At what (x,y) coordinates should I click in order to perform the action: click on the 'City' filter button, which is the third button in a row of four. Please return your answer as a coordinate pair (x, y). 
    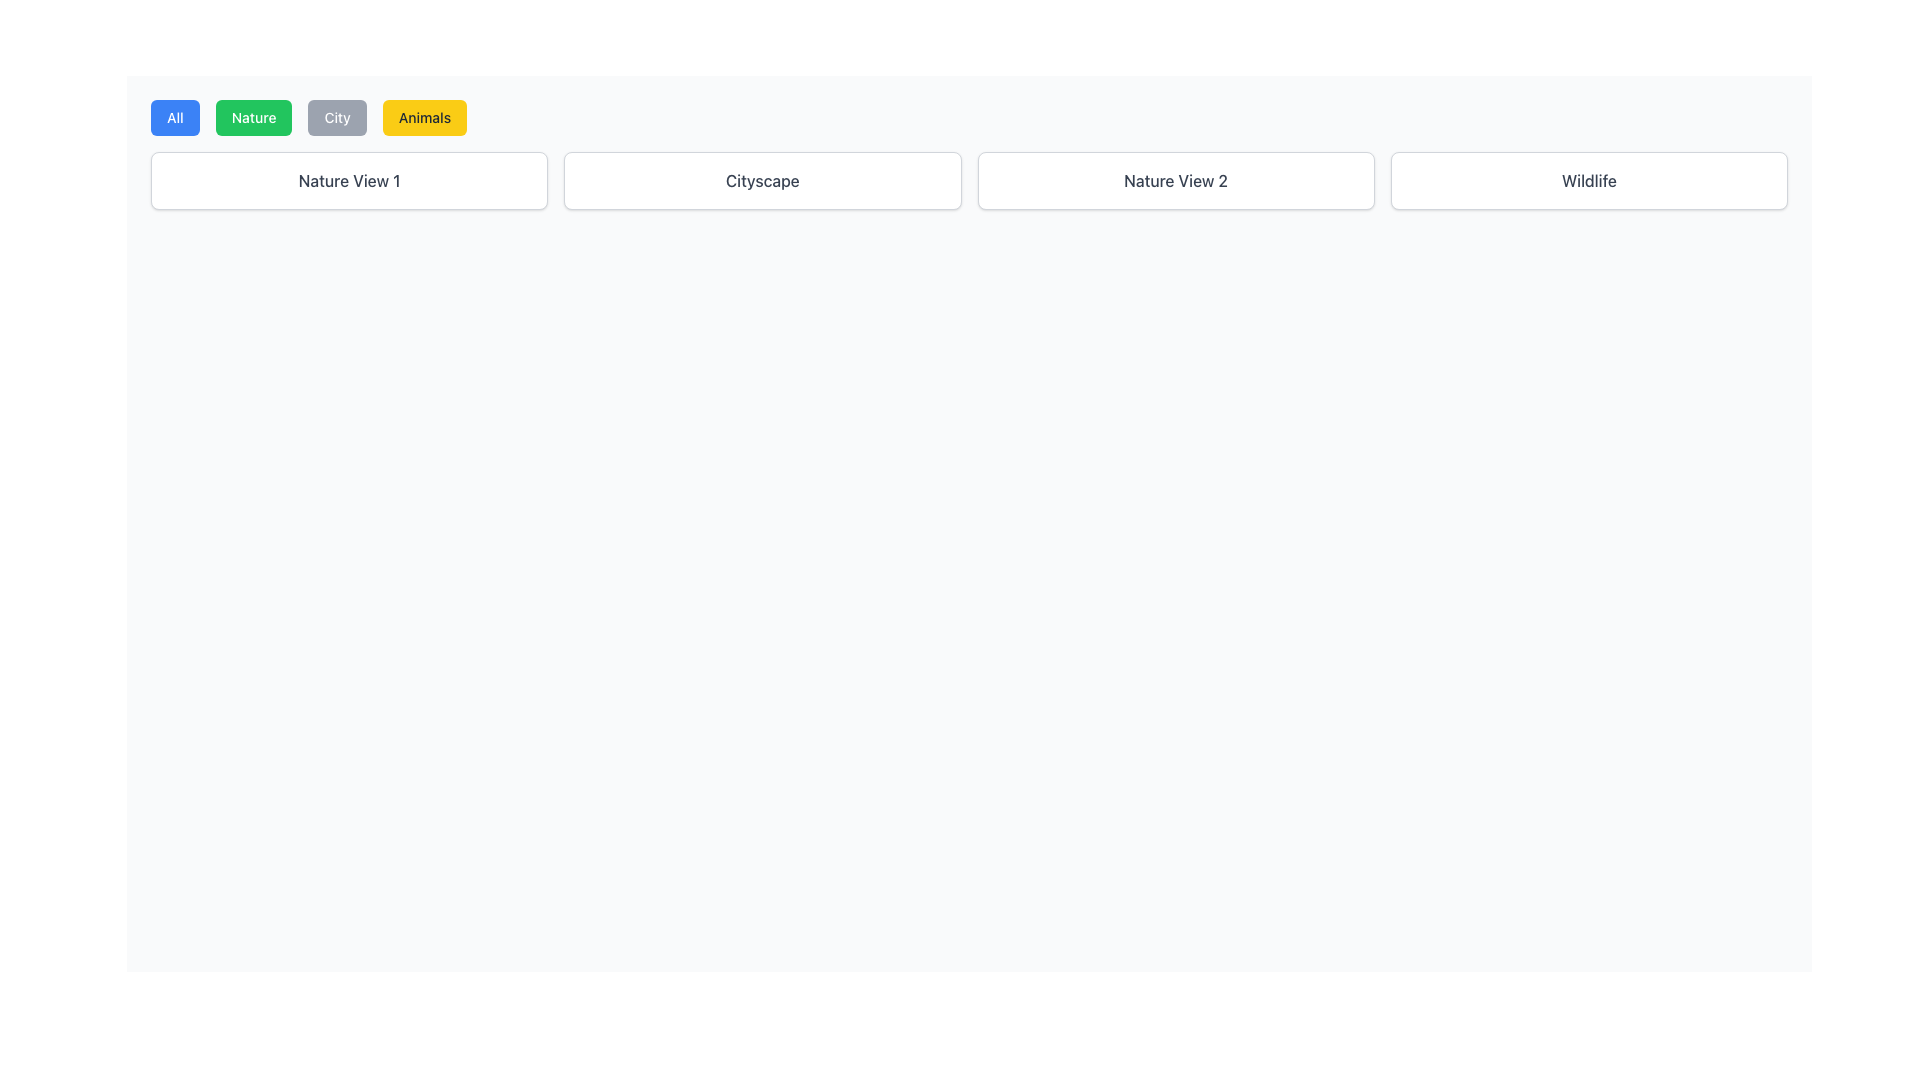
    Looking at the image, I should click on (337, 118).